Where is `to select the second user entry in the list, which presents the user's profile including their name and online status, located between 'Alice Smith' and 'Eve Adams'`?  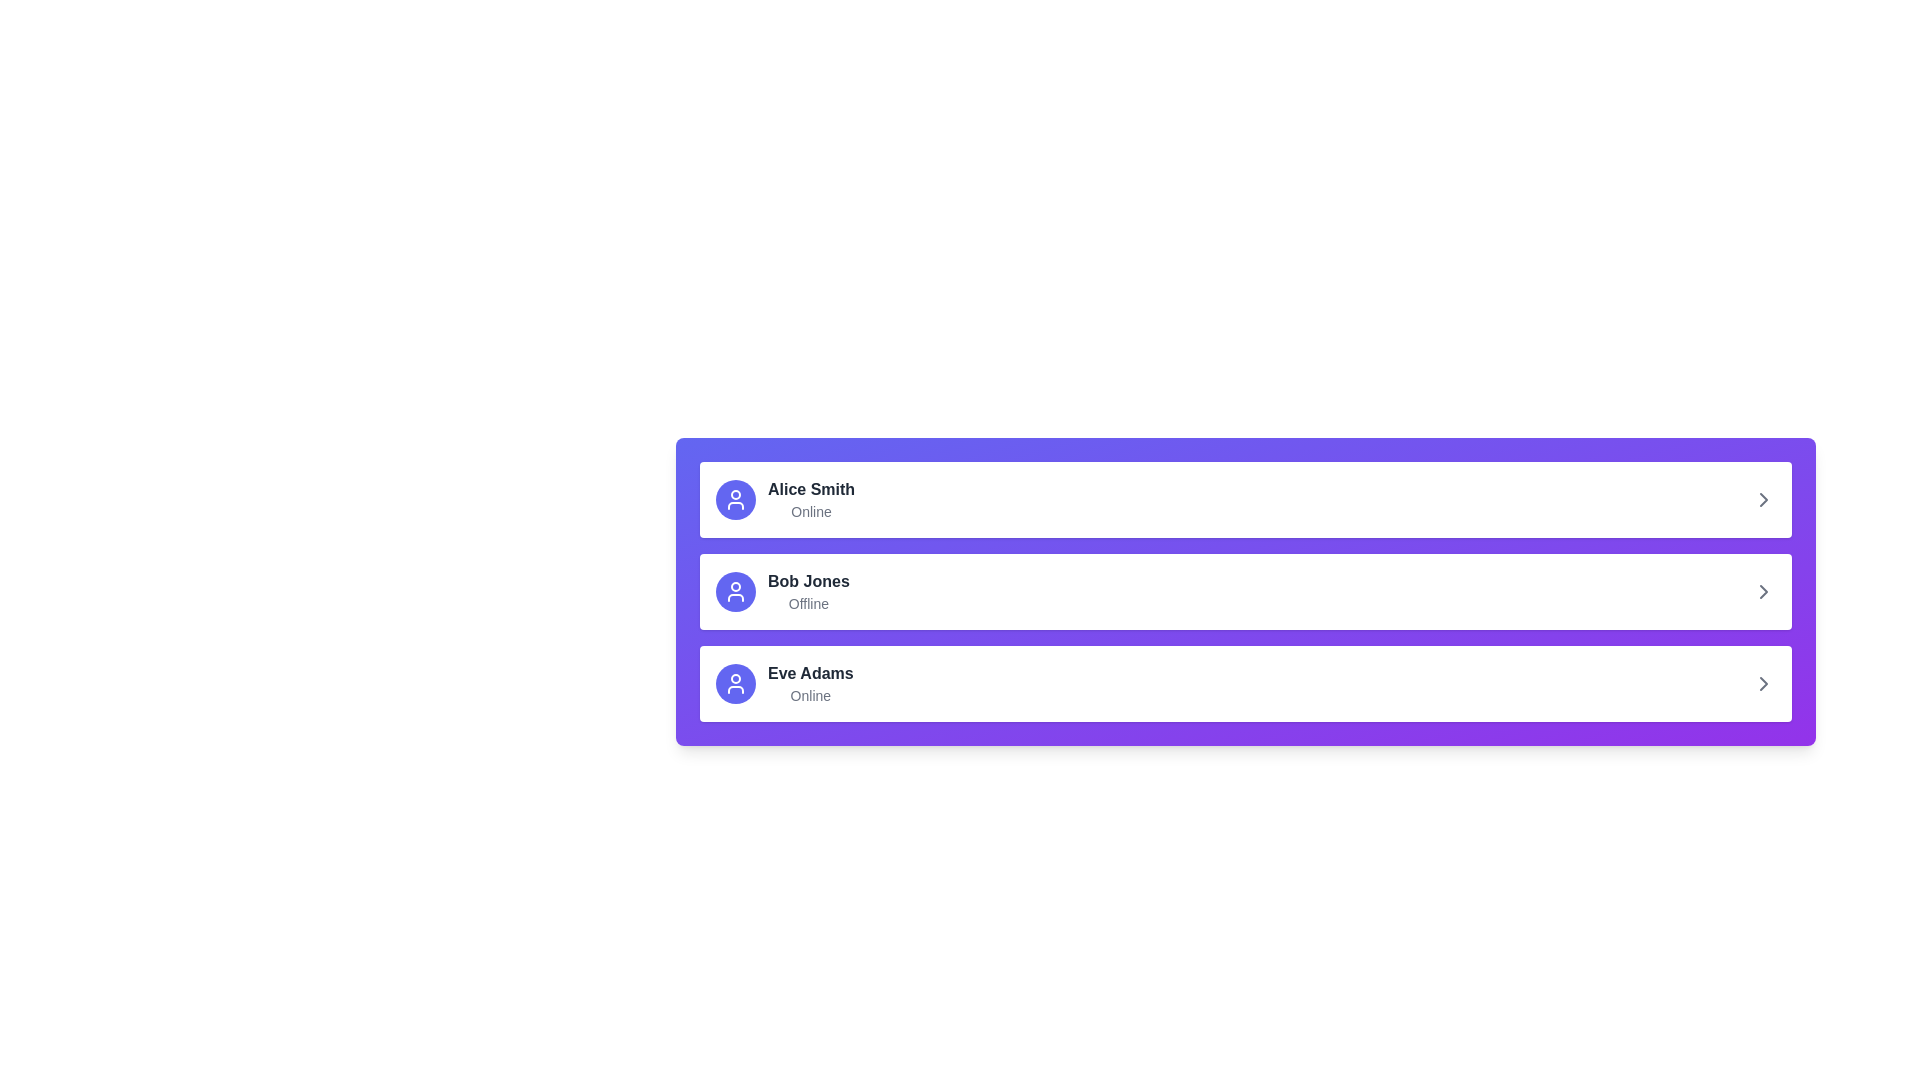 to select the second user entry in the list, which presents the user's profile including their name and online status, located between 'Alice Smith' and 'Eve Adams' is located at coordinates (781, 590).